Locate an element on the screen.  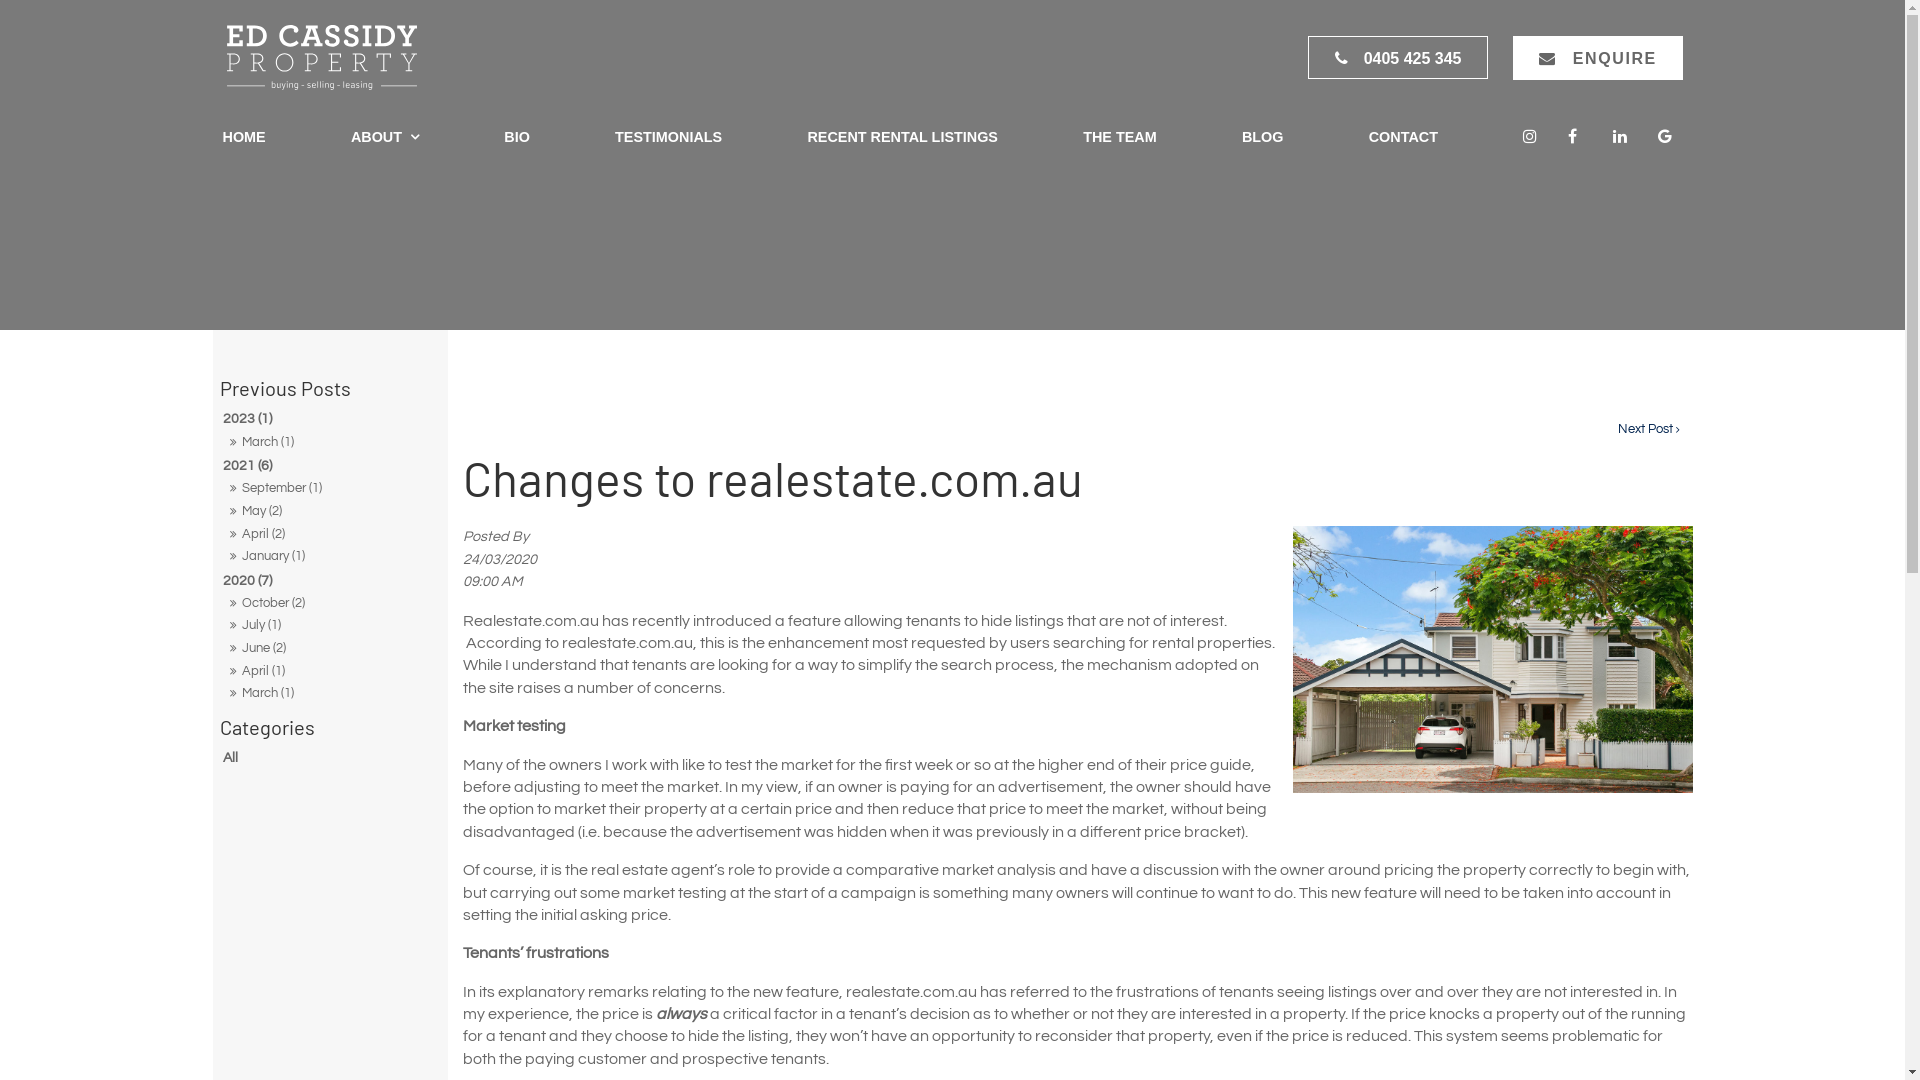
'2023 (1)' is located at coordinates (220, 417).